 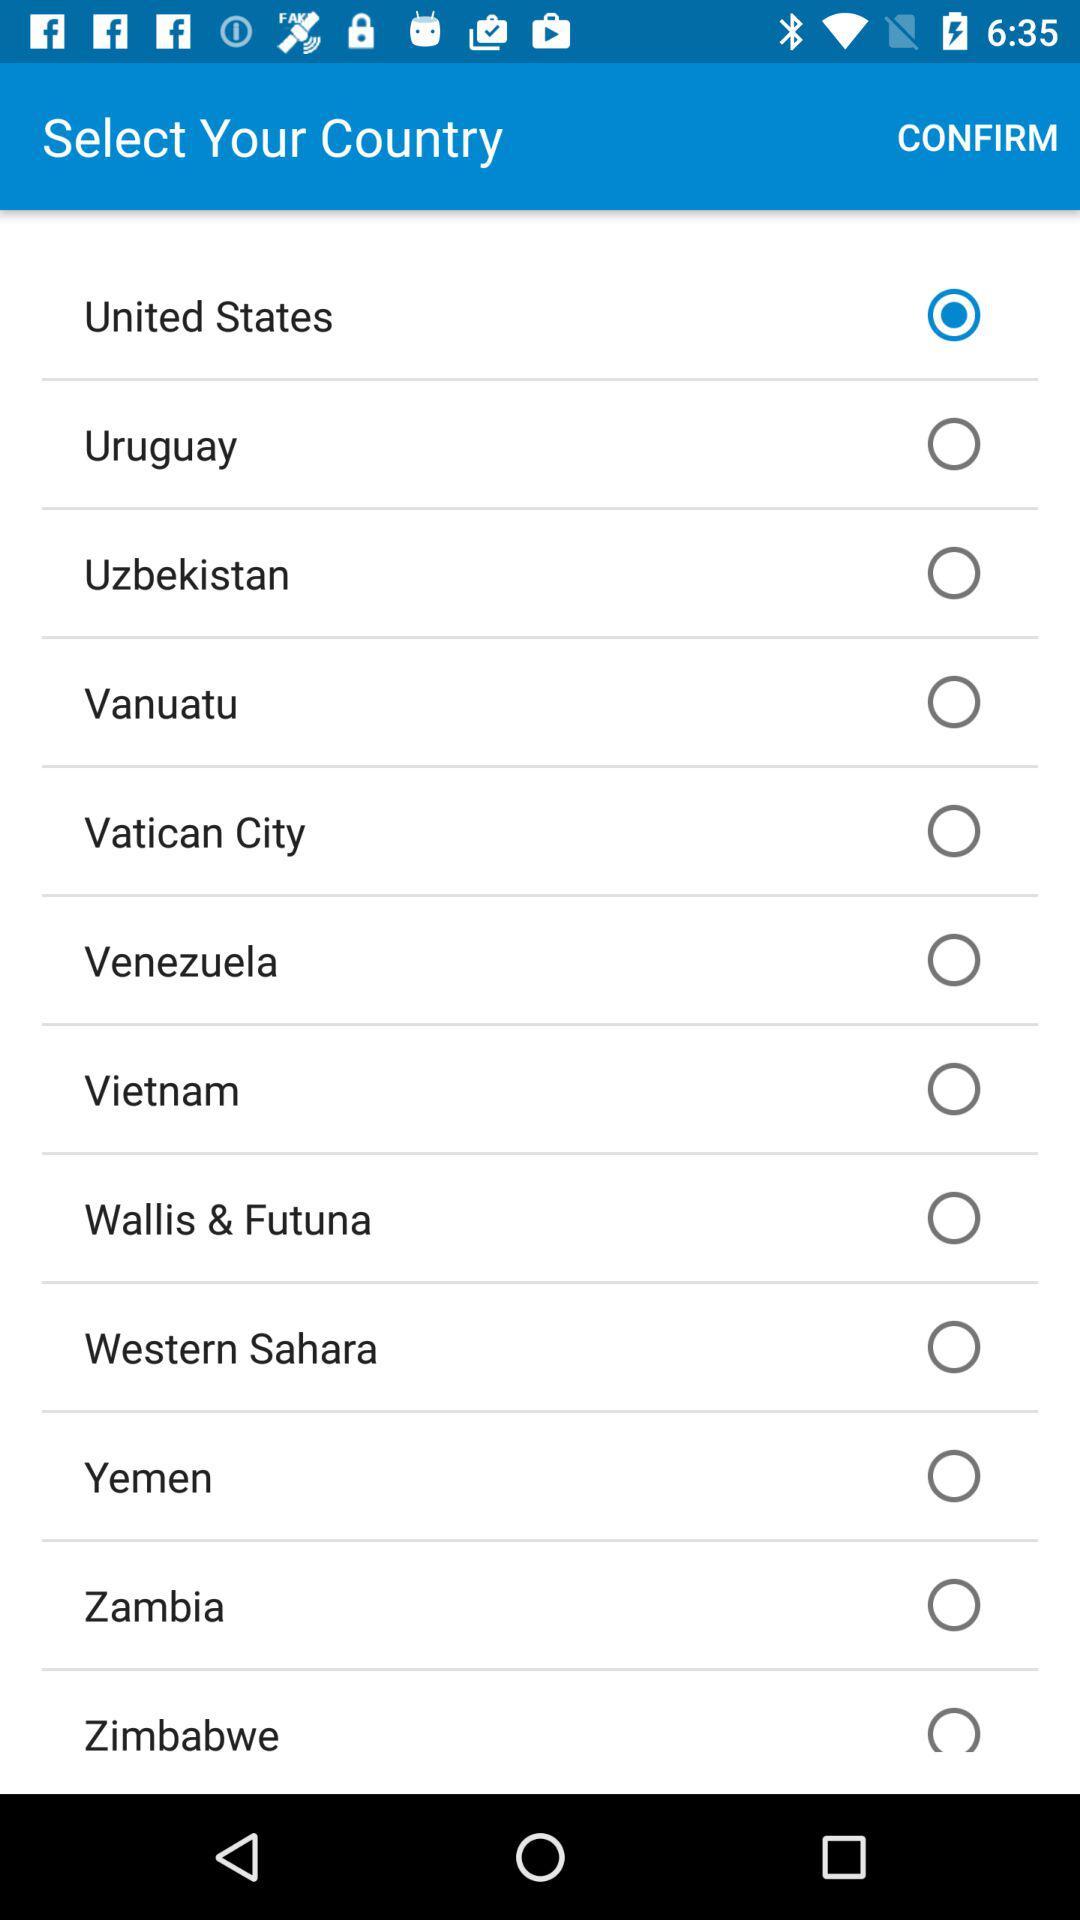 What do you see at coordinates (540, 1347) in the screenshot?
I see `the western sahara icon` at bounding box center [540, 1347].